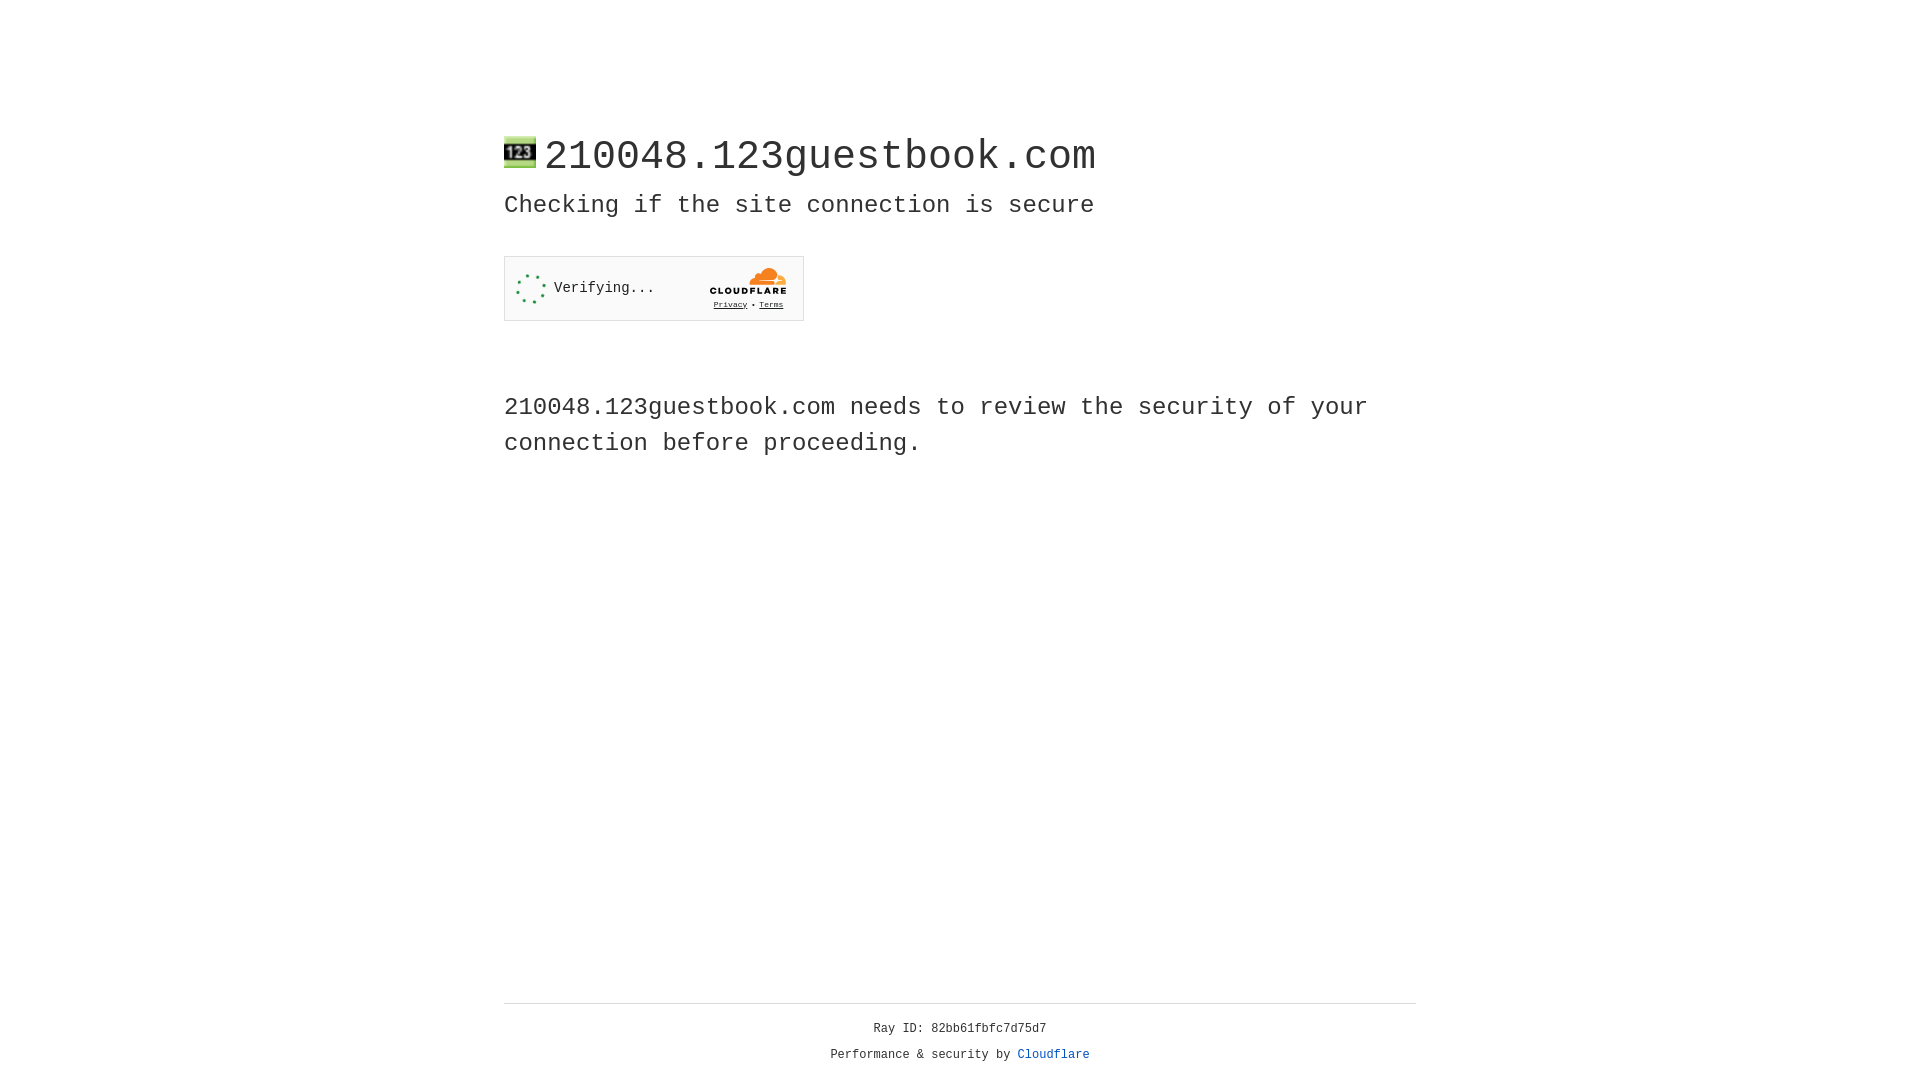 Image resolution: width=1920 pixels, height=1080 pixels. What do you see at coordinates (1053, 1054) in the screenshot?
I see `'Cloudflare'` at bounding box center [1053, 1054].